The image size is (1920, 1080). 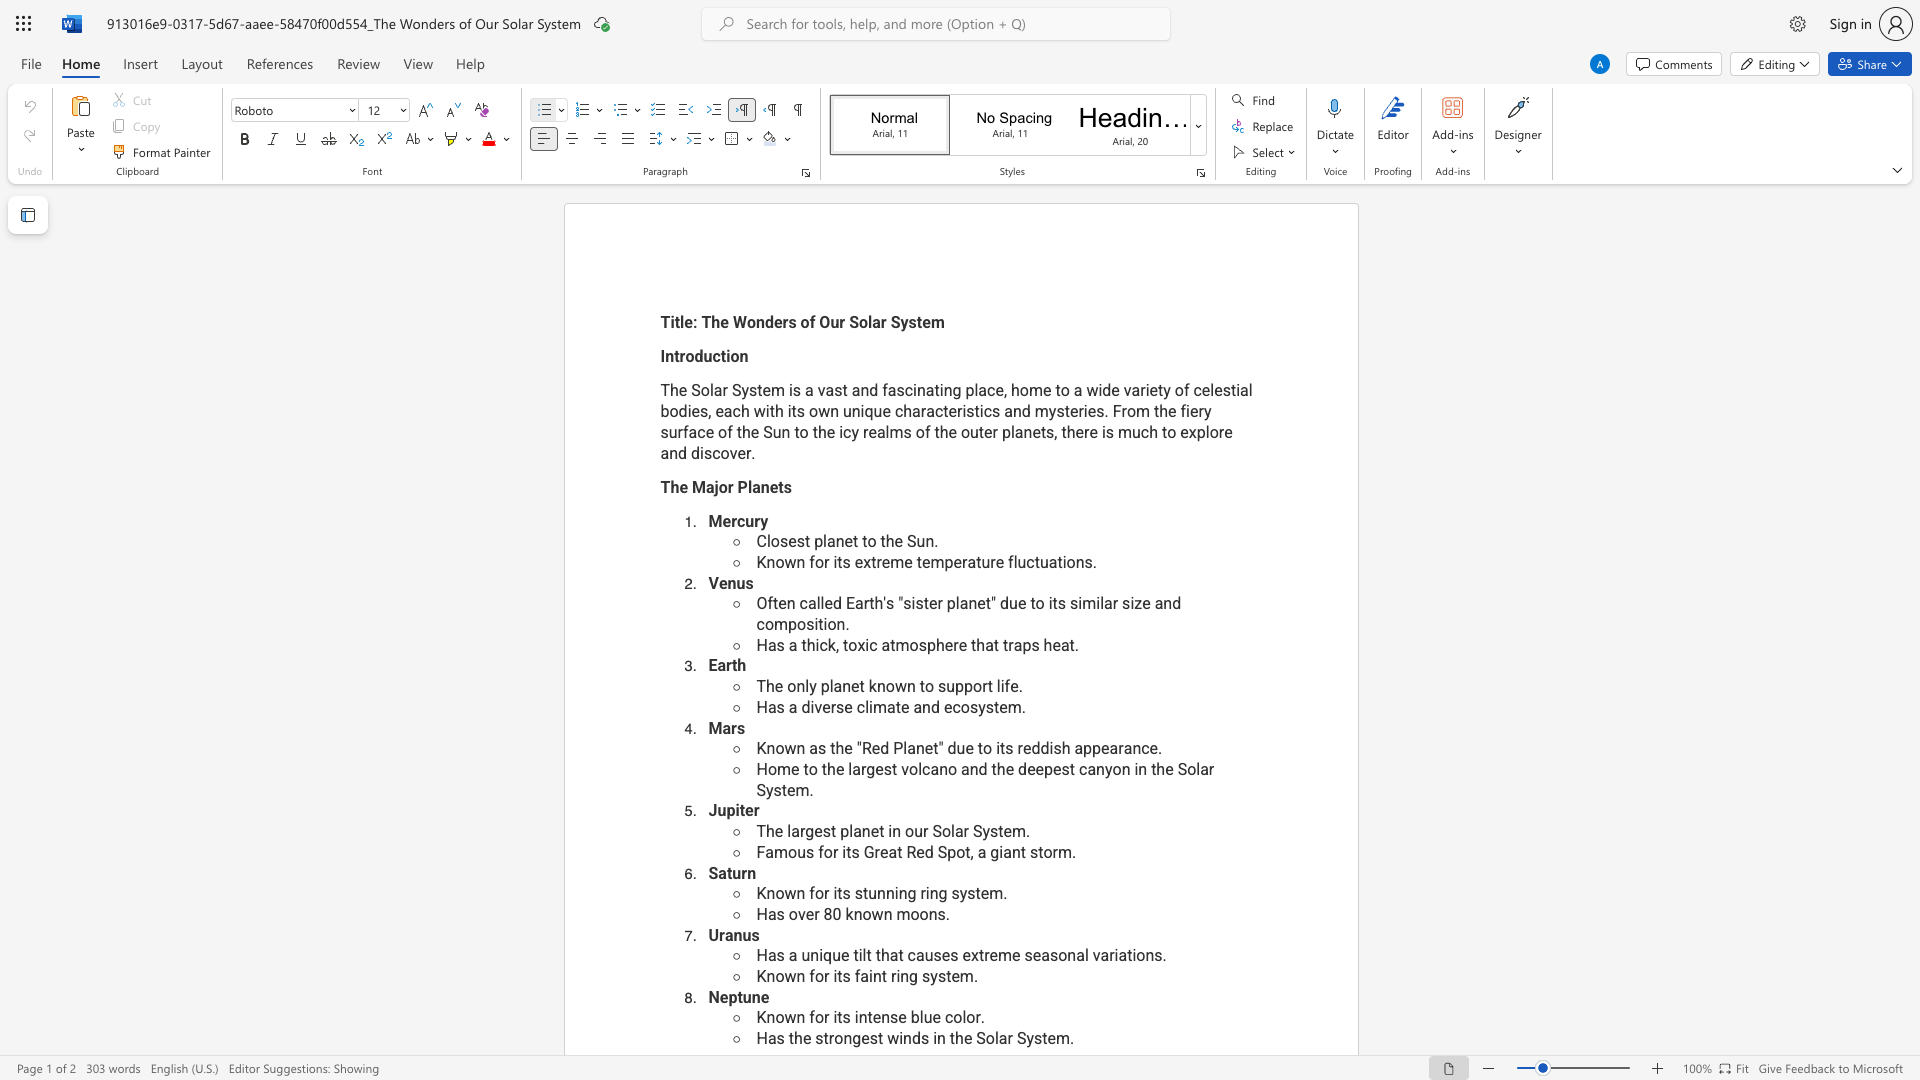 I want to click on the space between the continuous character "n" and "o" in the text, so click(x=947, y=768).